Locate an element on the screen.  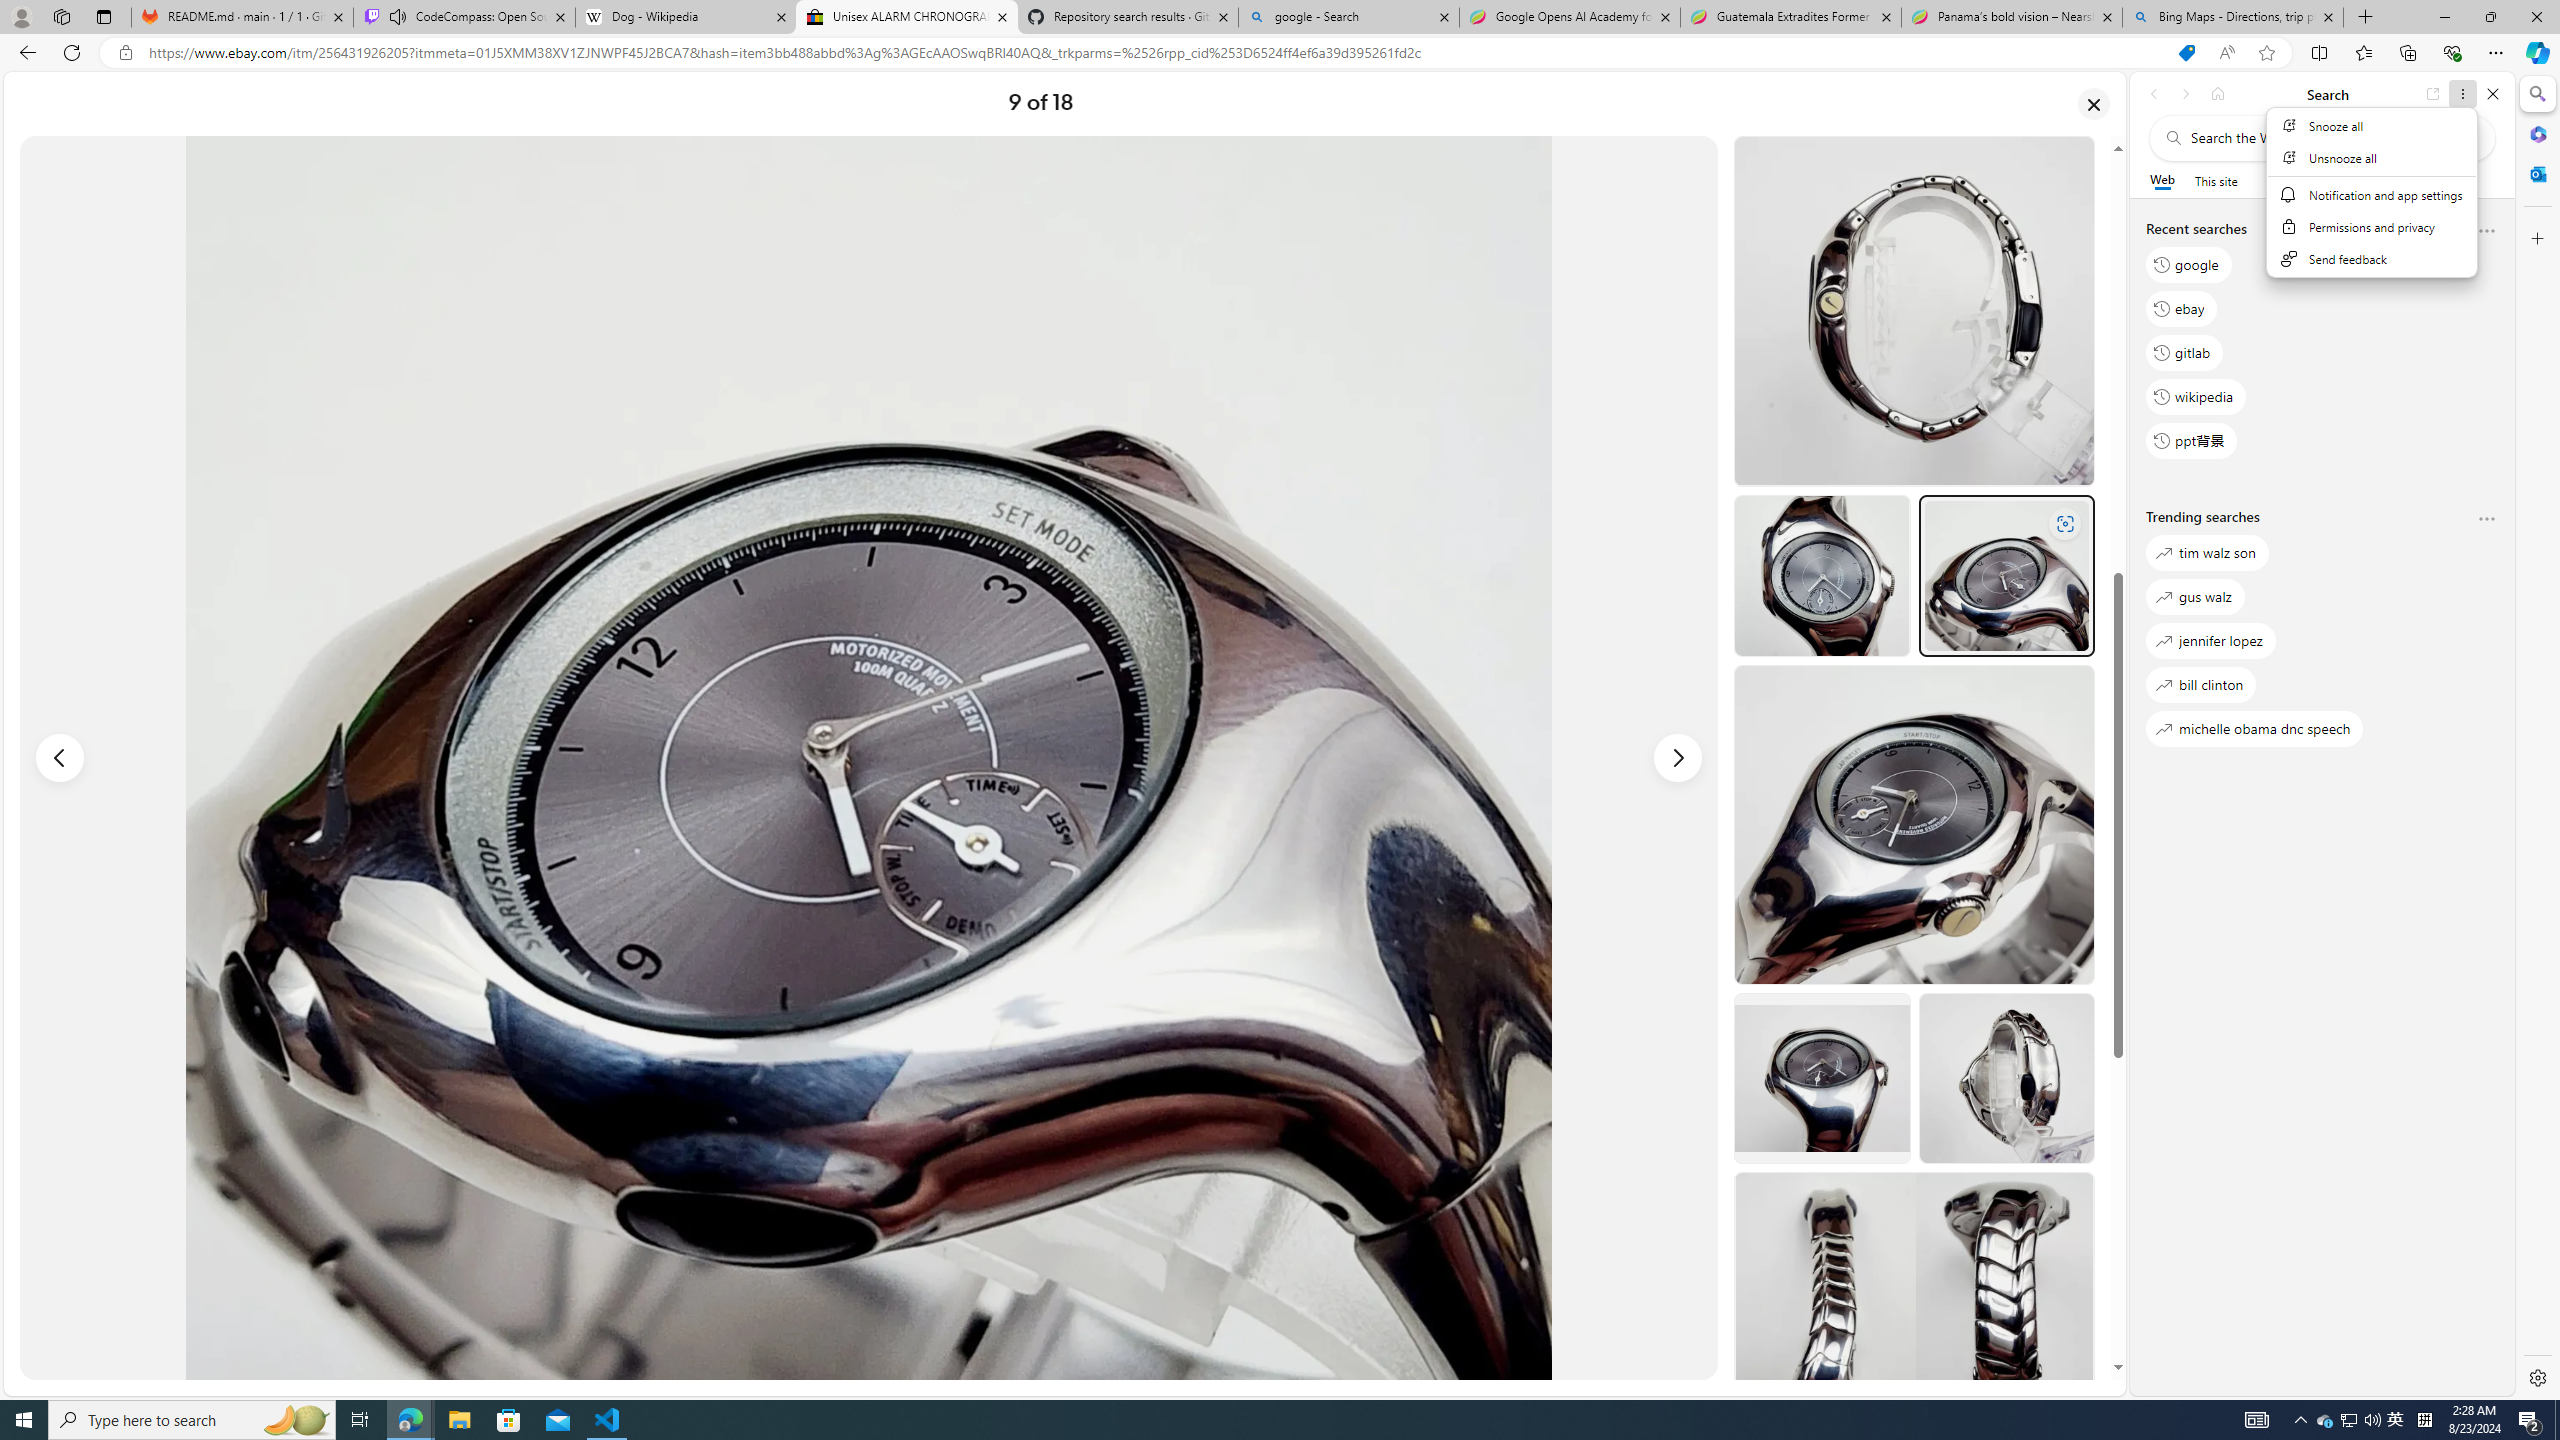
'Google Opens AI Academy for Startups - Nearshore Americas' is located at coordinates (1569, 16).